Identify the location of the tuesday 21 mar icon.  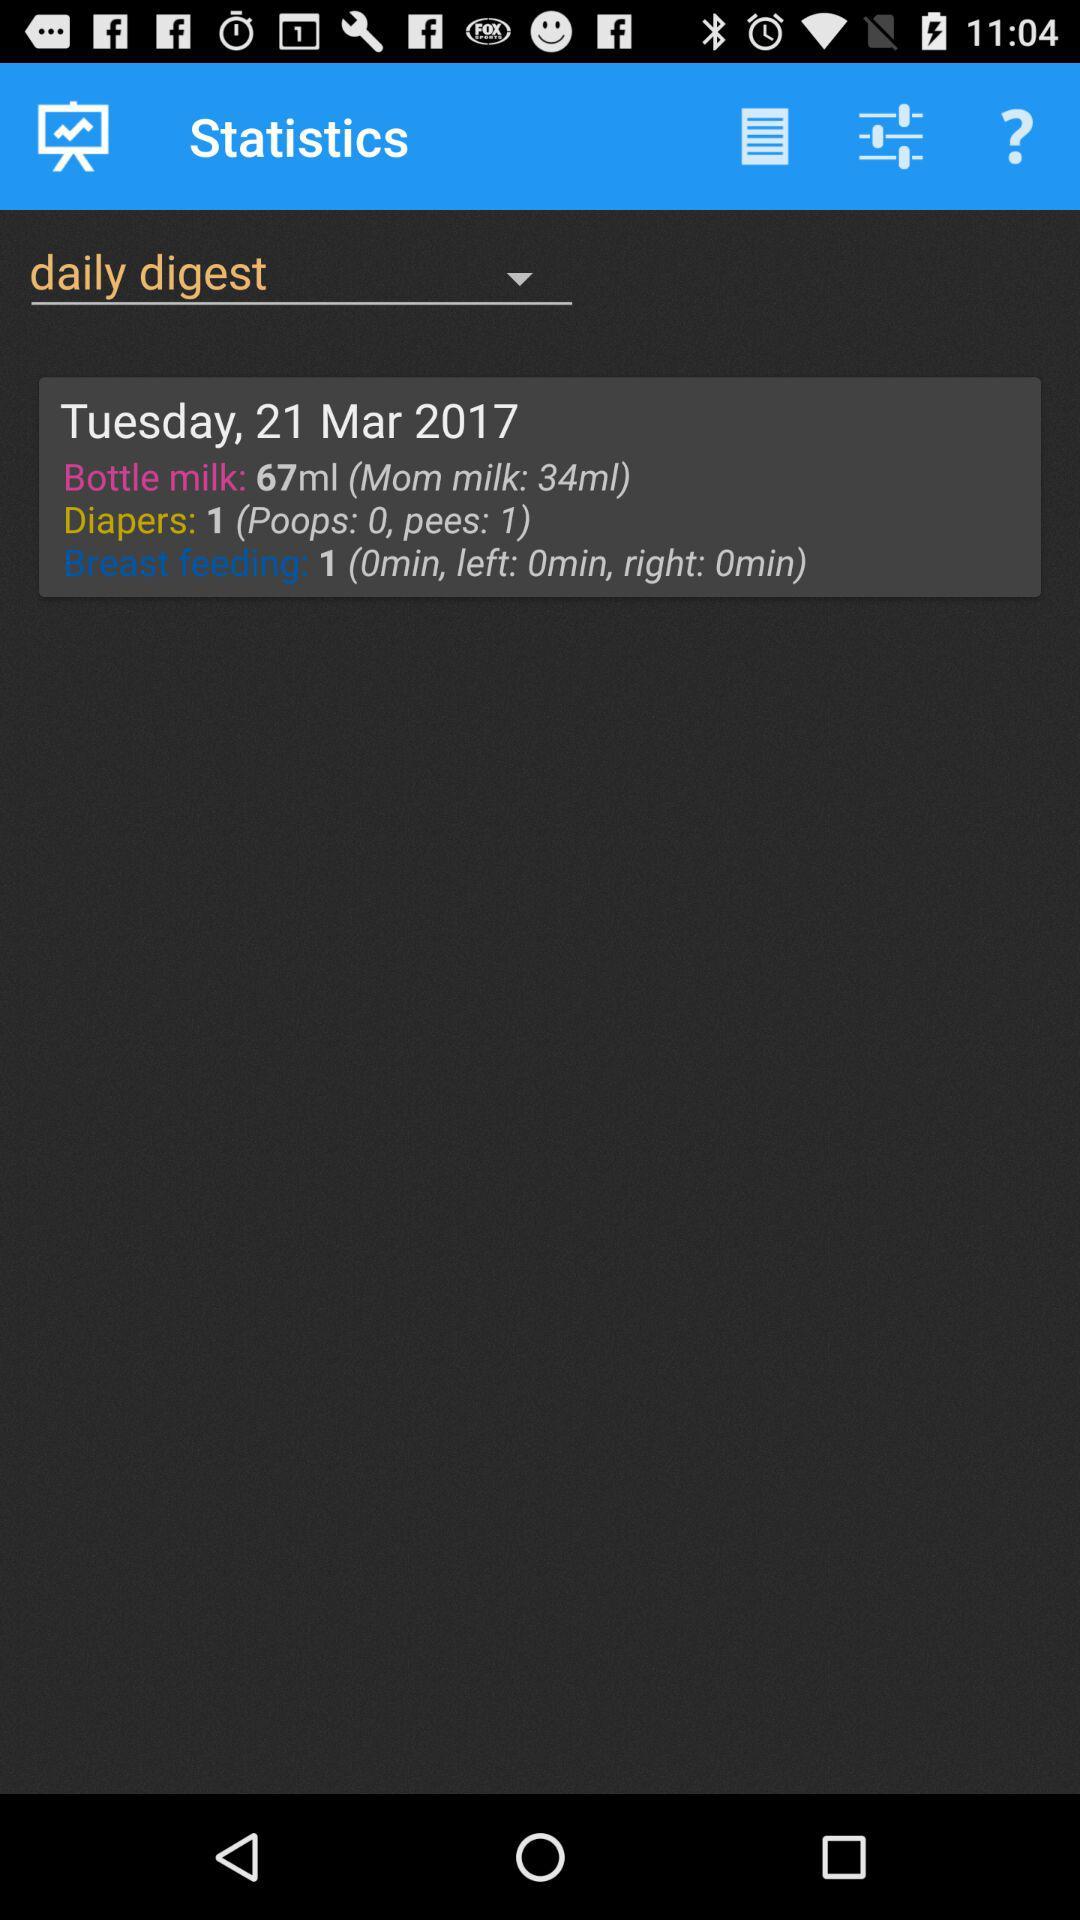
(289, 418).